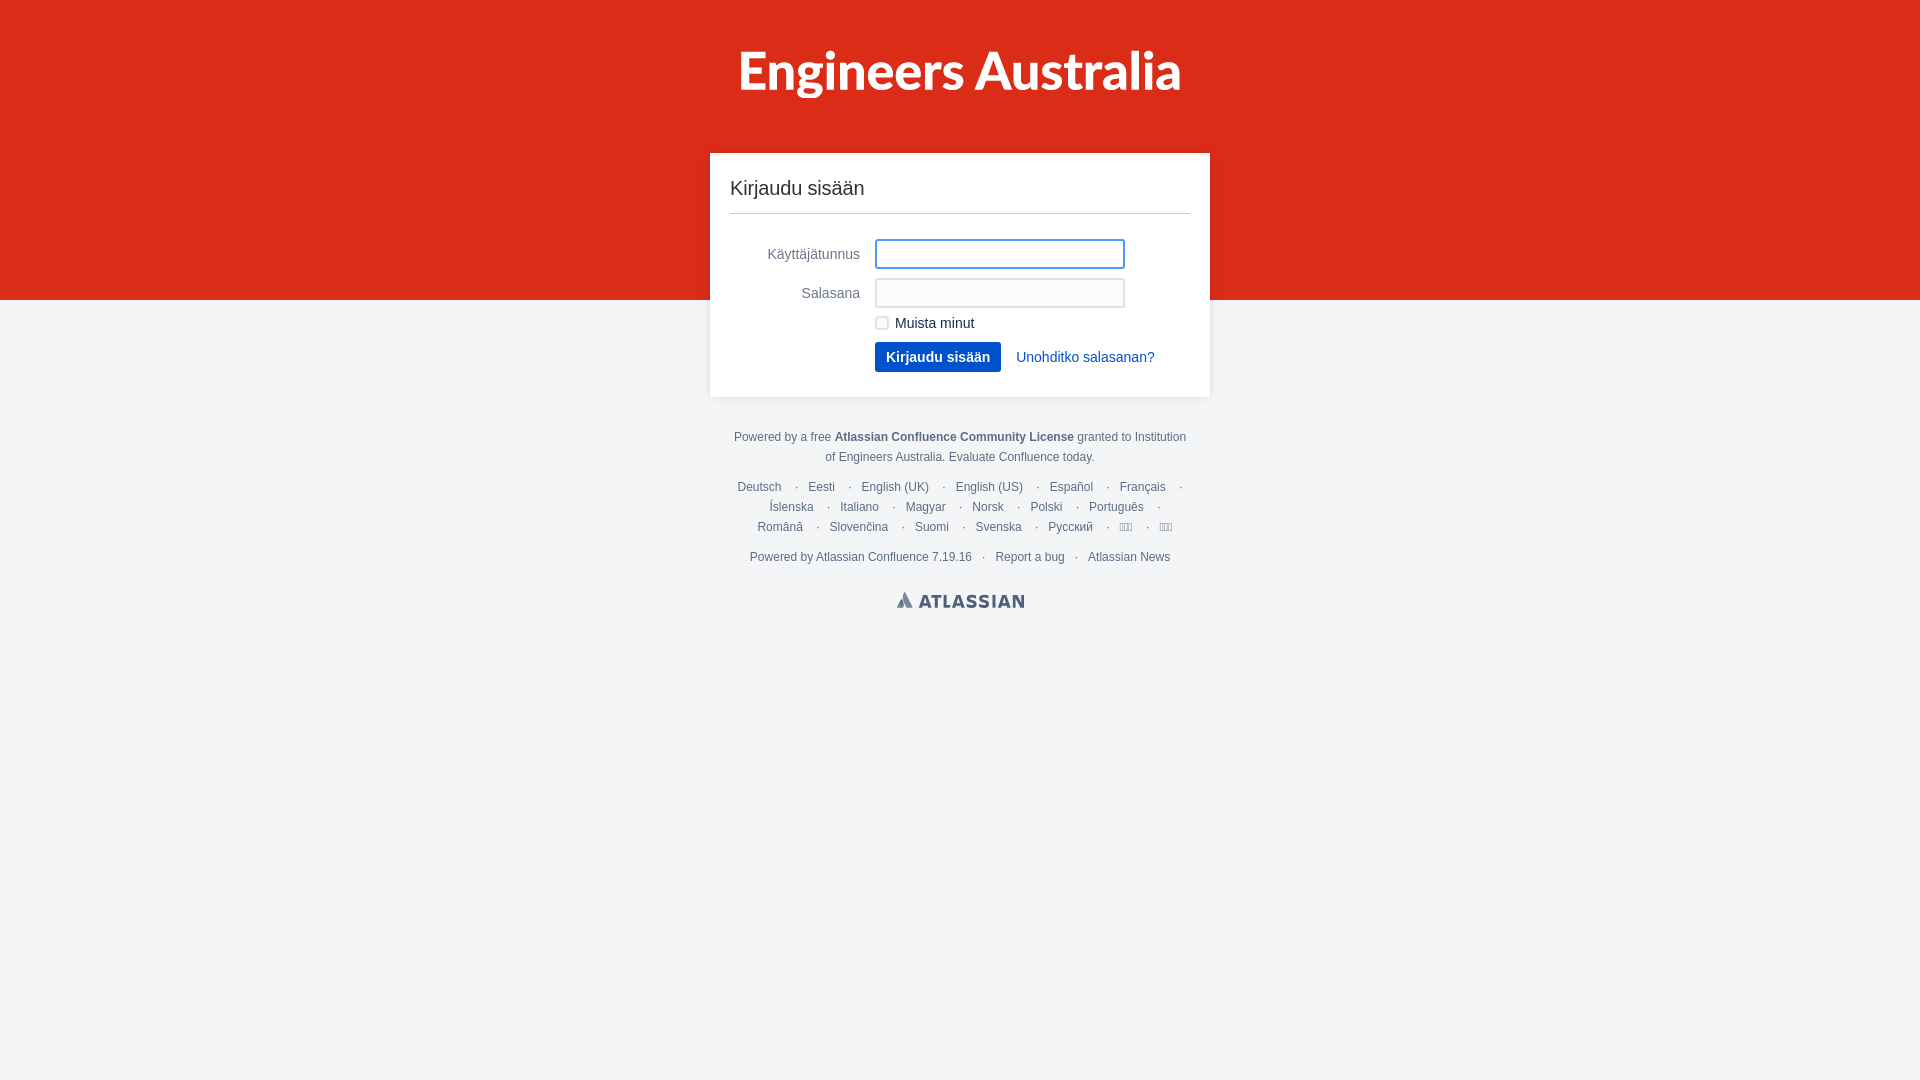  I want to click on 'Norsk', so click(987, 505).